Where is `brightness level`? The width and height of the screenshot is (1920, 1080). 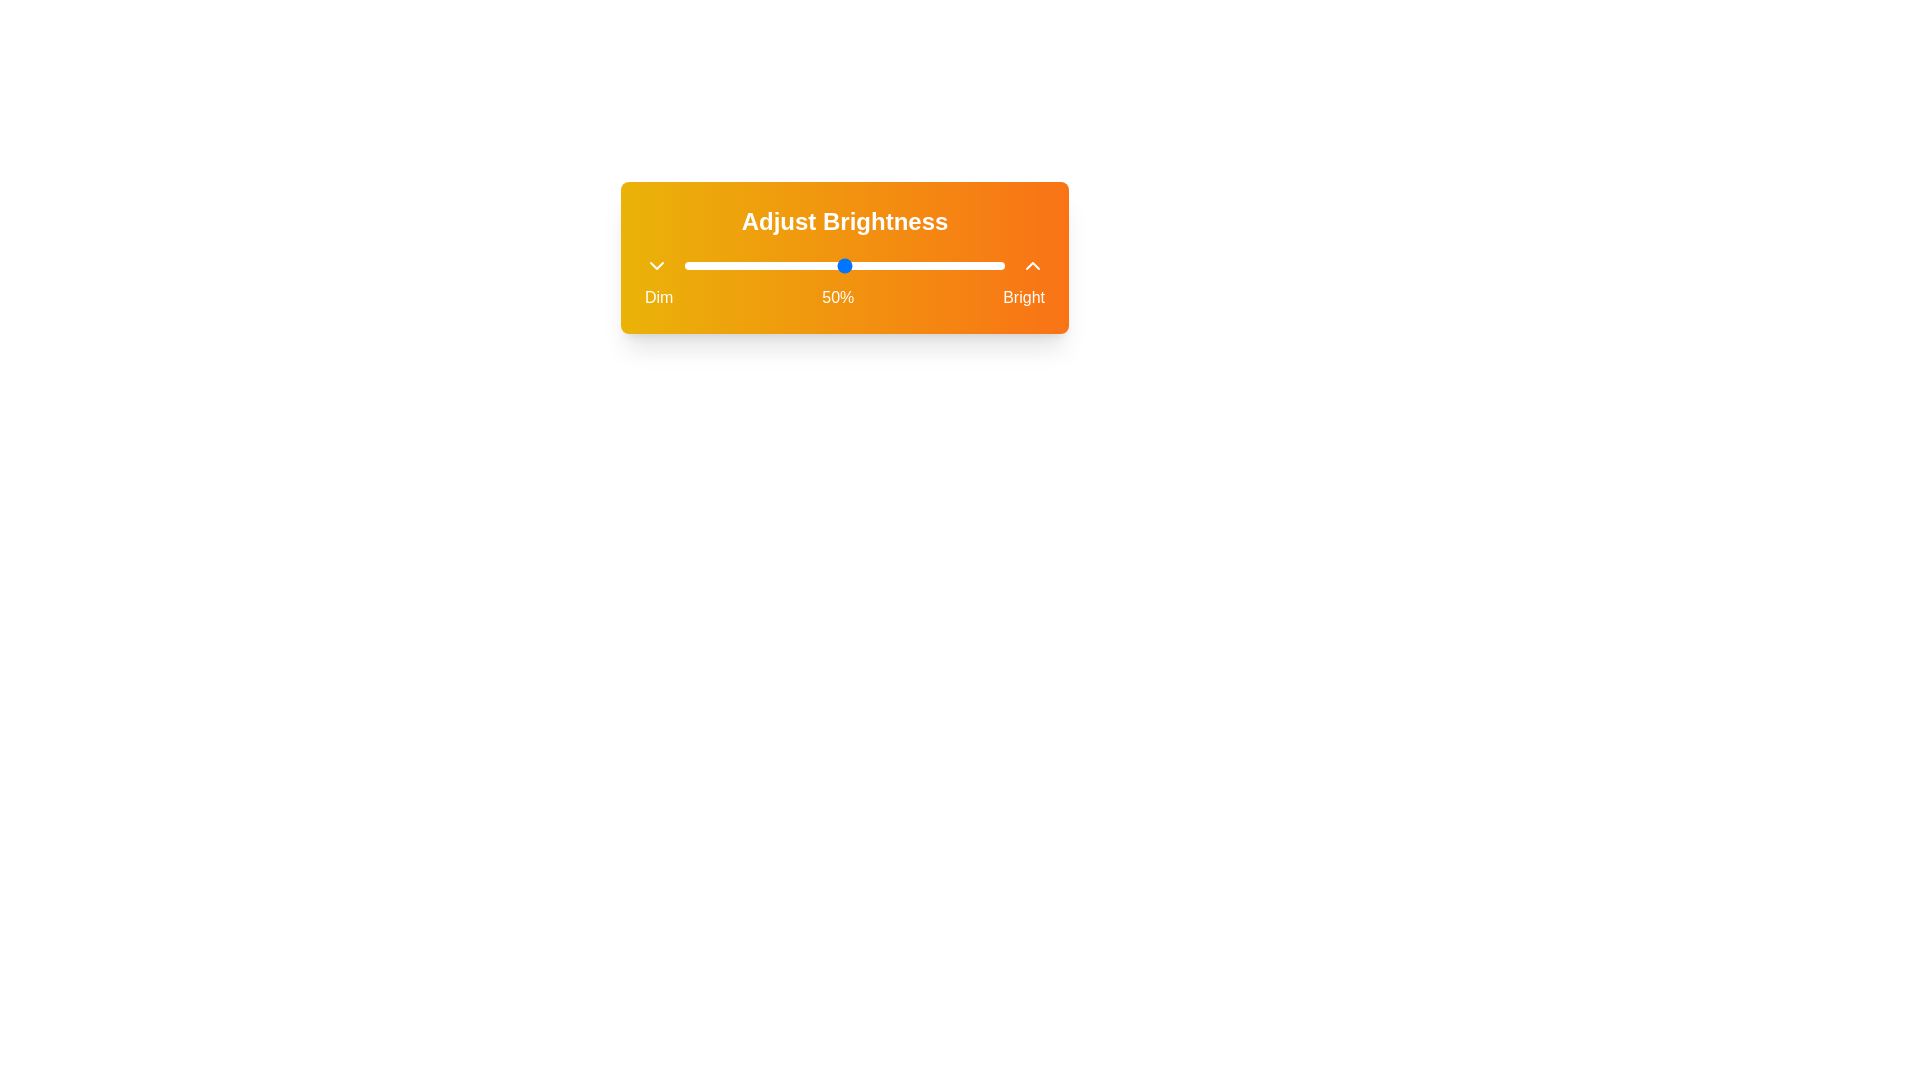 brightness level is located at coordinates (885, 265).